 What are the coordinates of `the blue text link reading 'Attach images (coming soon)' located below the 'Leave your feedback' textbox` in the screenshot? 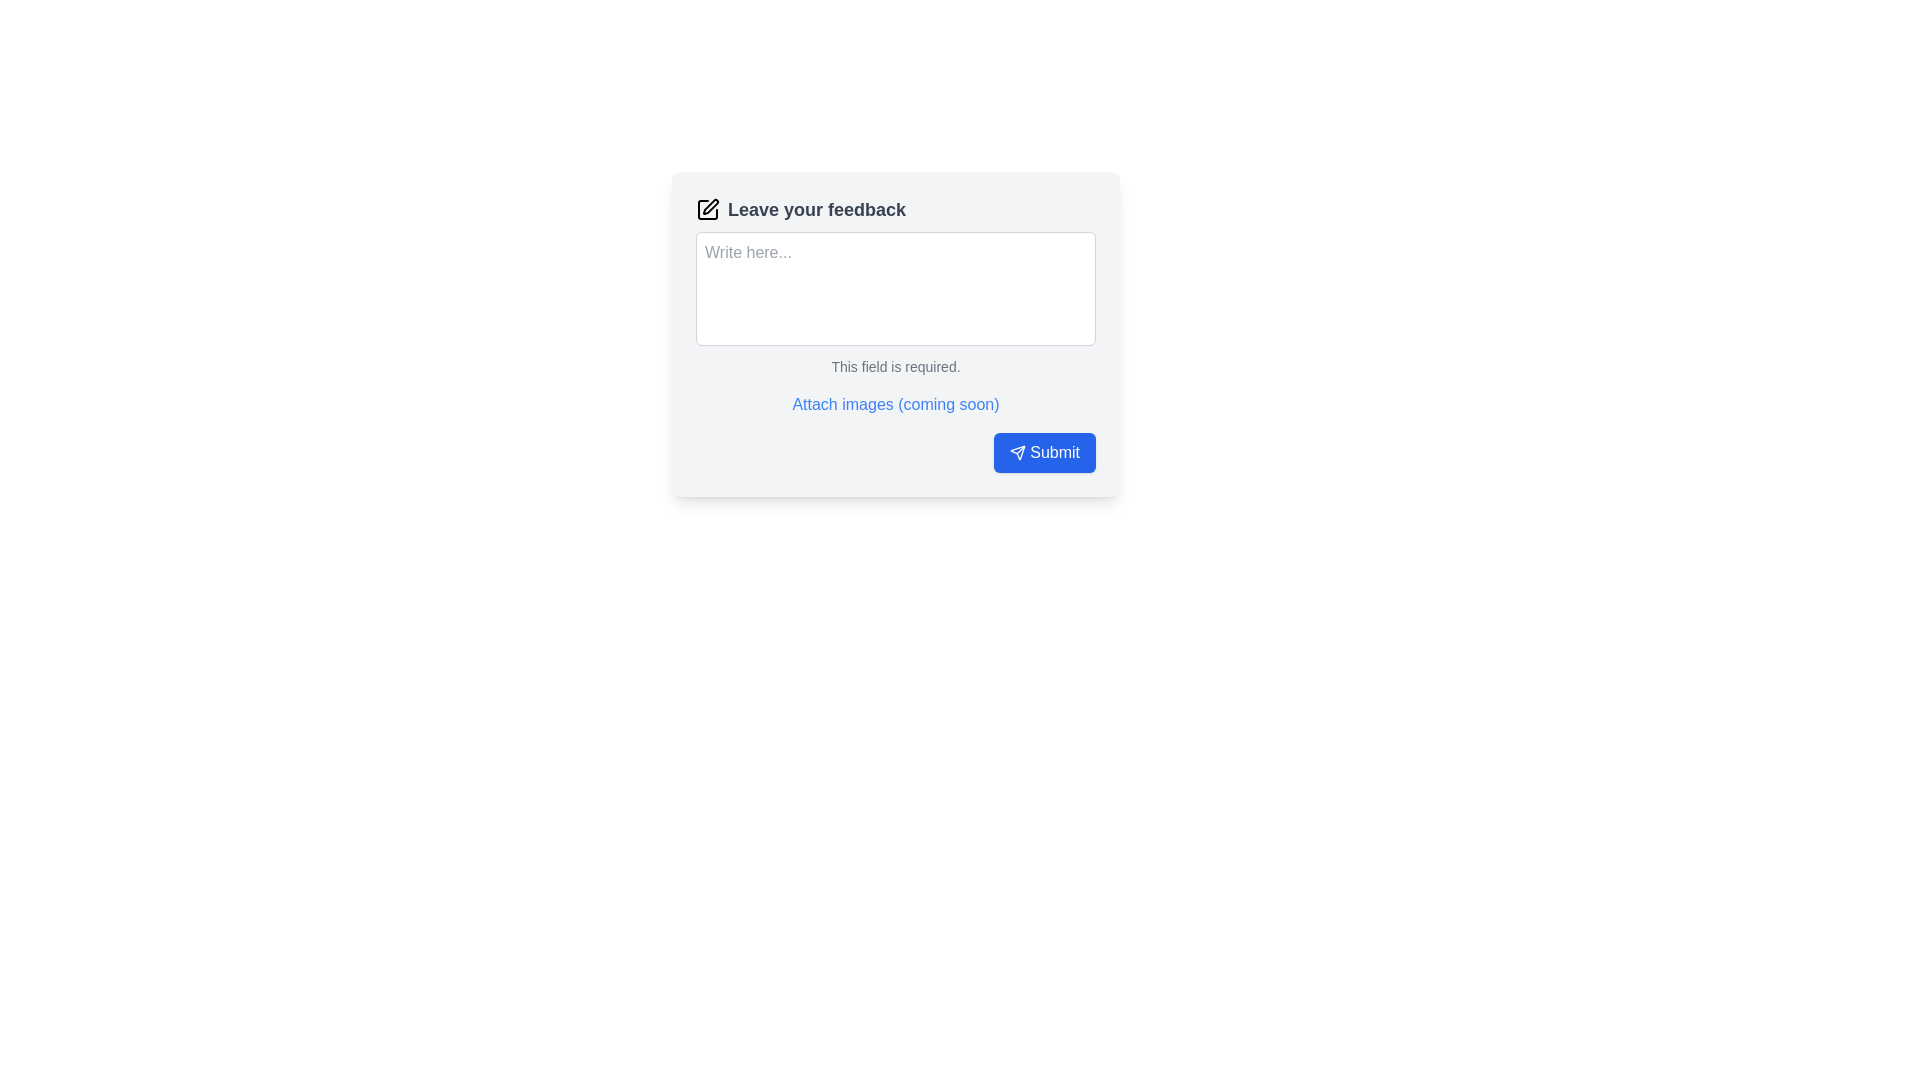 It's located at (893, 405).